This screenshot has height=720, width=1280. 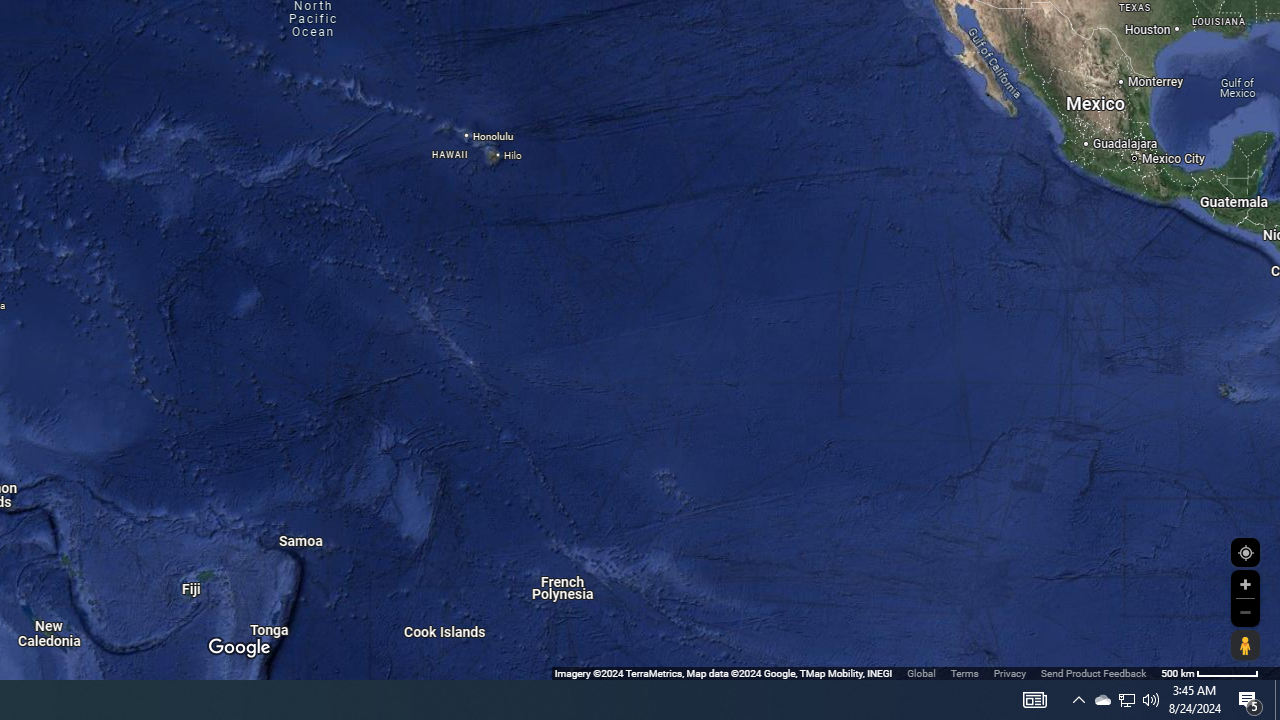 What do you see at coordinates (1244, 645) in the screenshot?
I see `'Show Street View coverage'` at bounding box center [1244, 645].